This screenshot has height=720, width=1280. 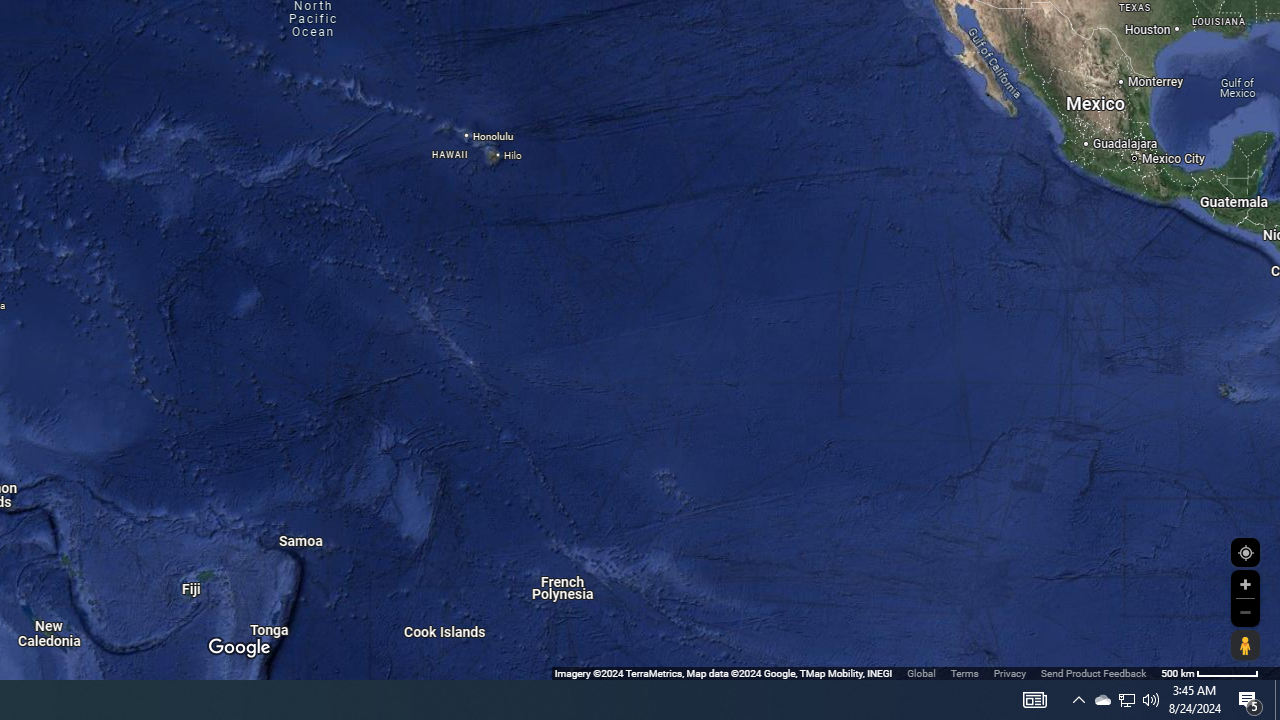 What do you see at coordinates (1244, 645) in the screenshot?
I see `'Show Street View coverage'` at bounding box center [1244, 645].